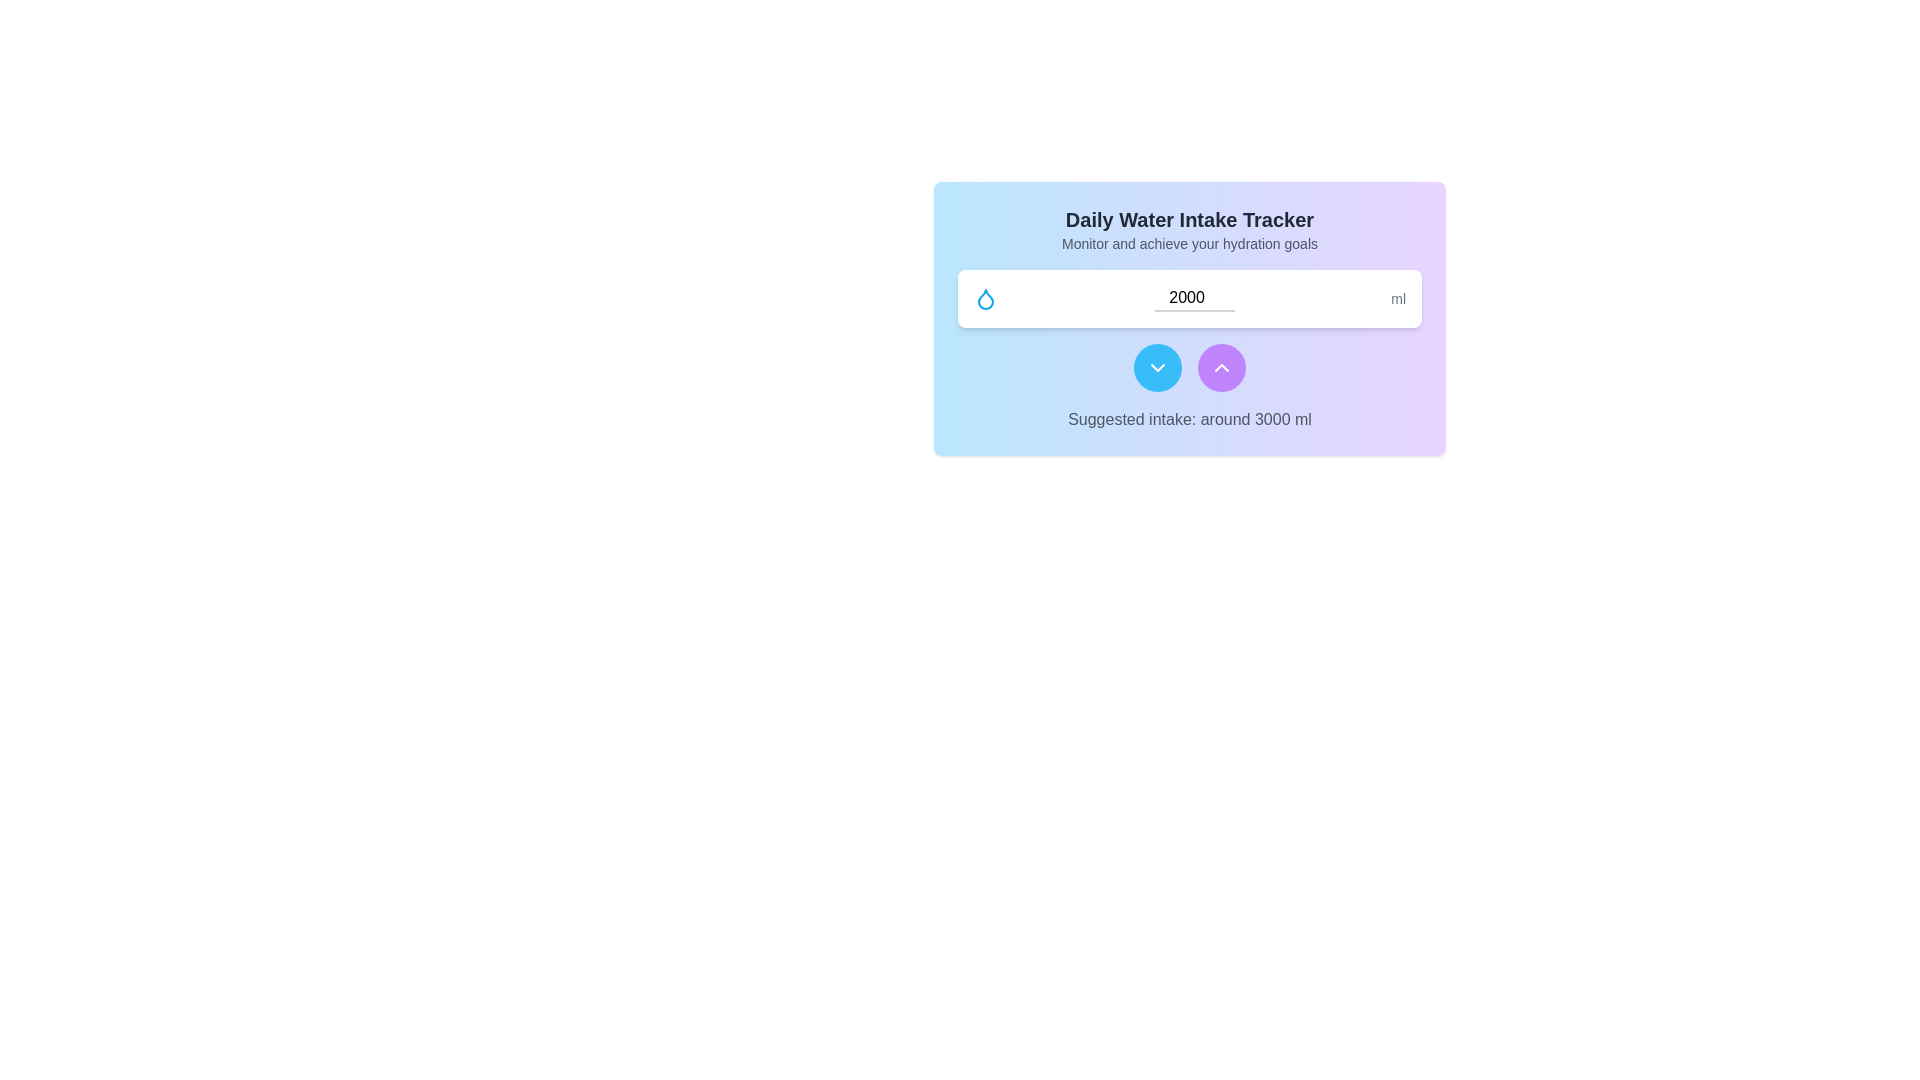  I want to click on the chevron-up arrow icon, which is a white triangular arrow on a purple circular background, so click(1221, 367).